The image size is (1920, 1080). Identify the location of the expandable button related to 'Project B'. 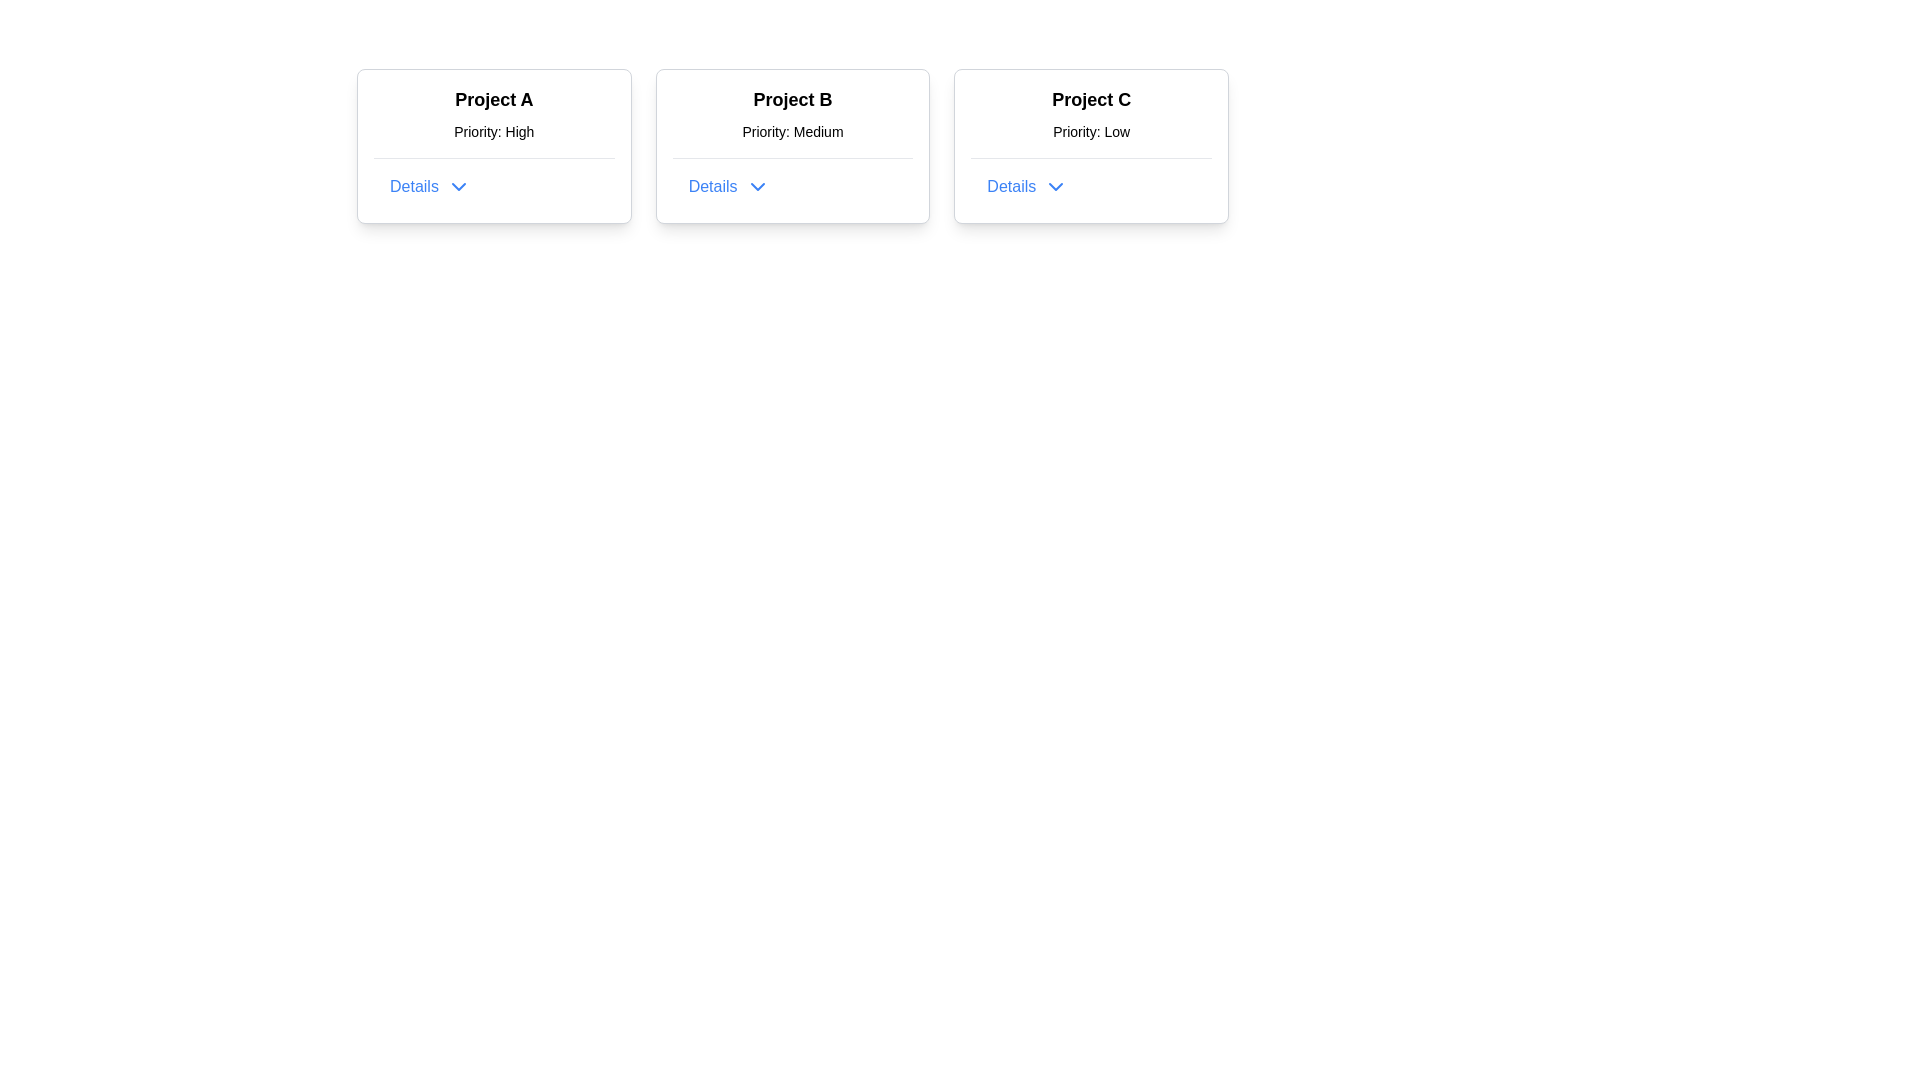
(791, 182).